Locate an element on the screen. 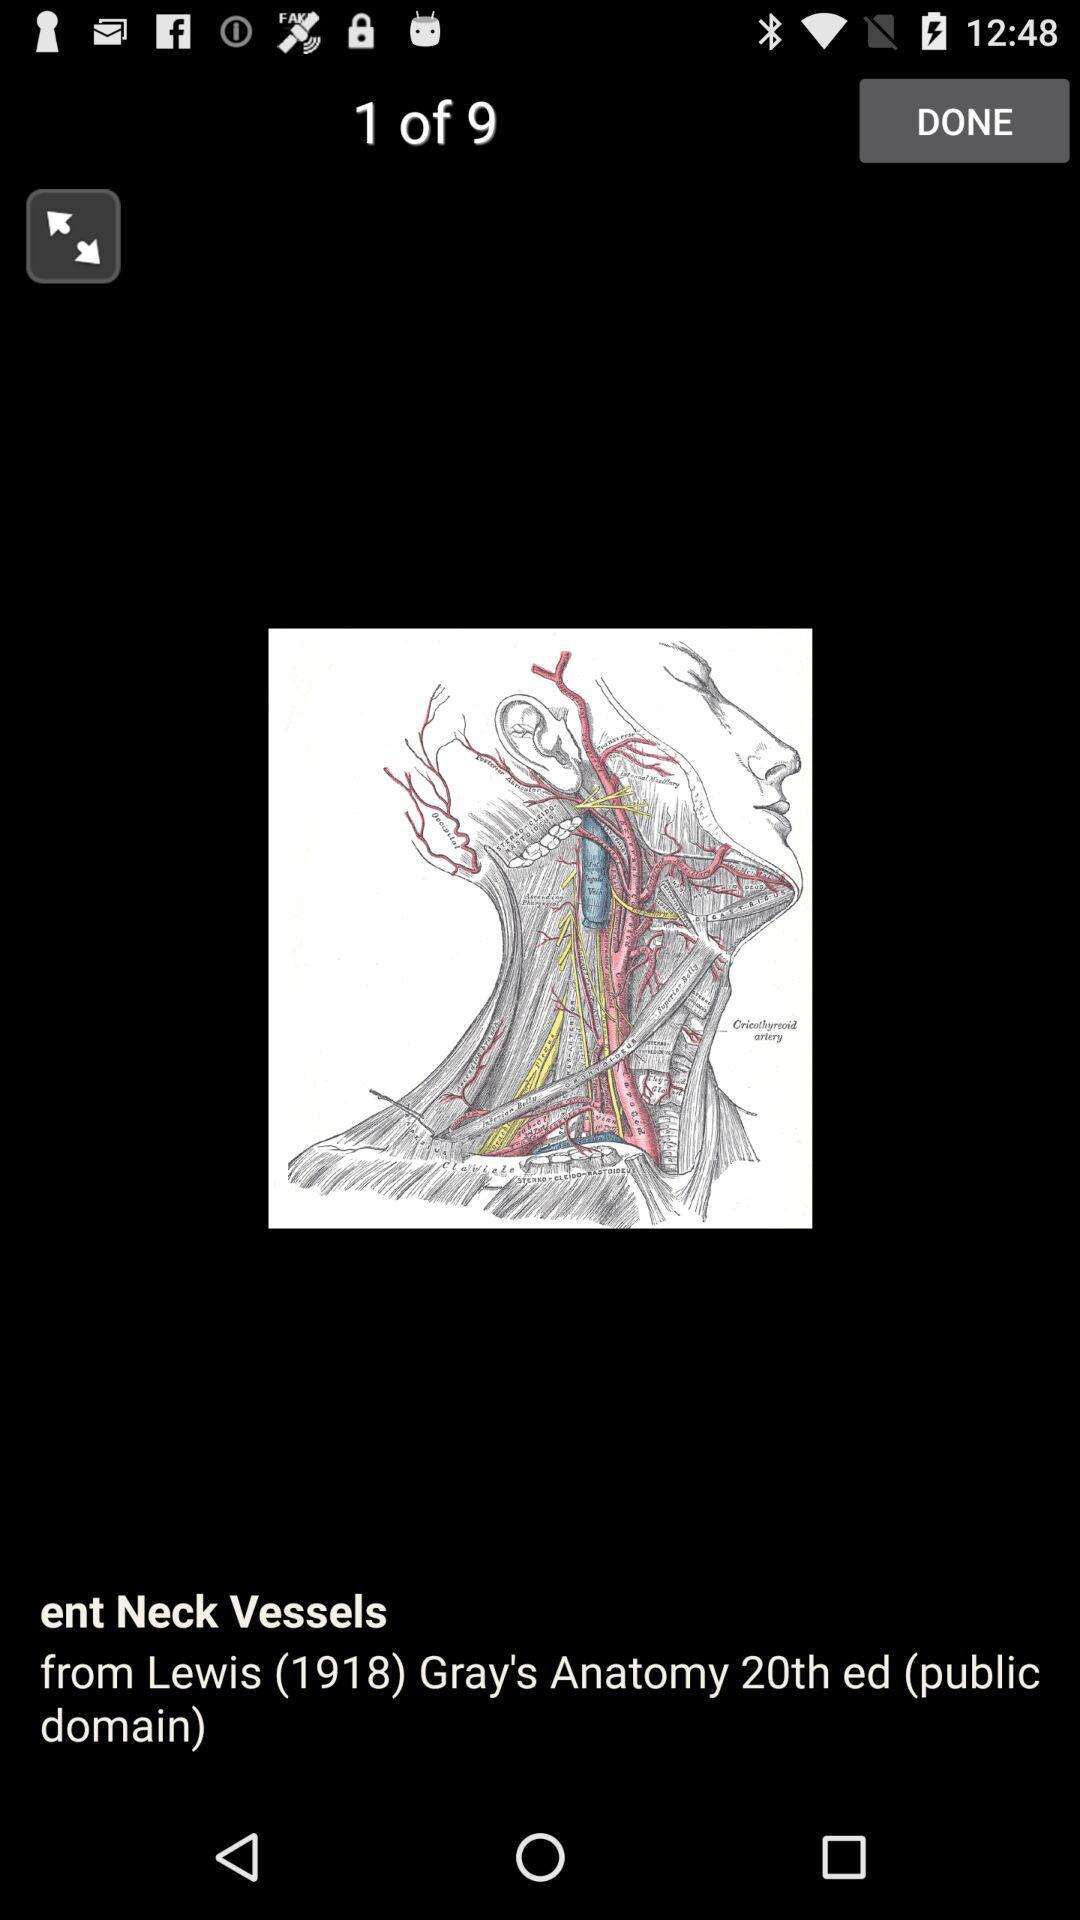 Image resolution: width=1080 pixels, height=1920 pixels. item above ent neck vessels is located at coordinates (59, 230).